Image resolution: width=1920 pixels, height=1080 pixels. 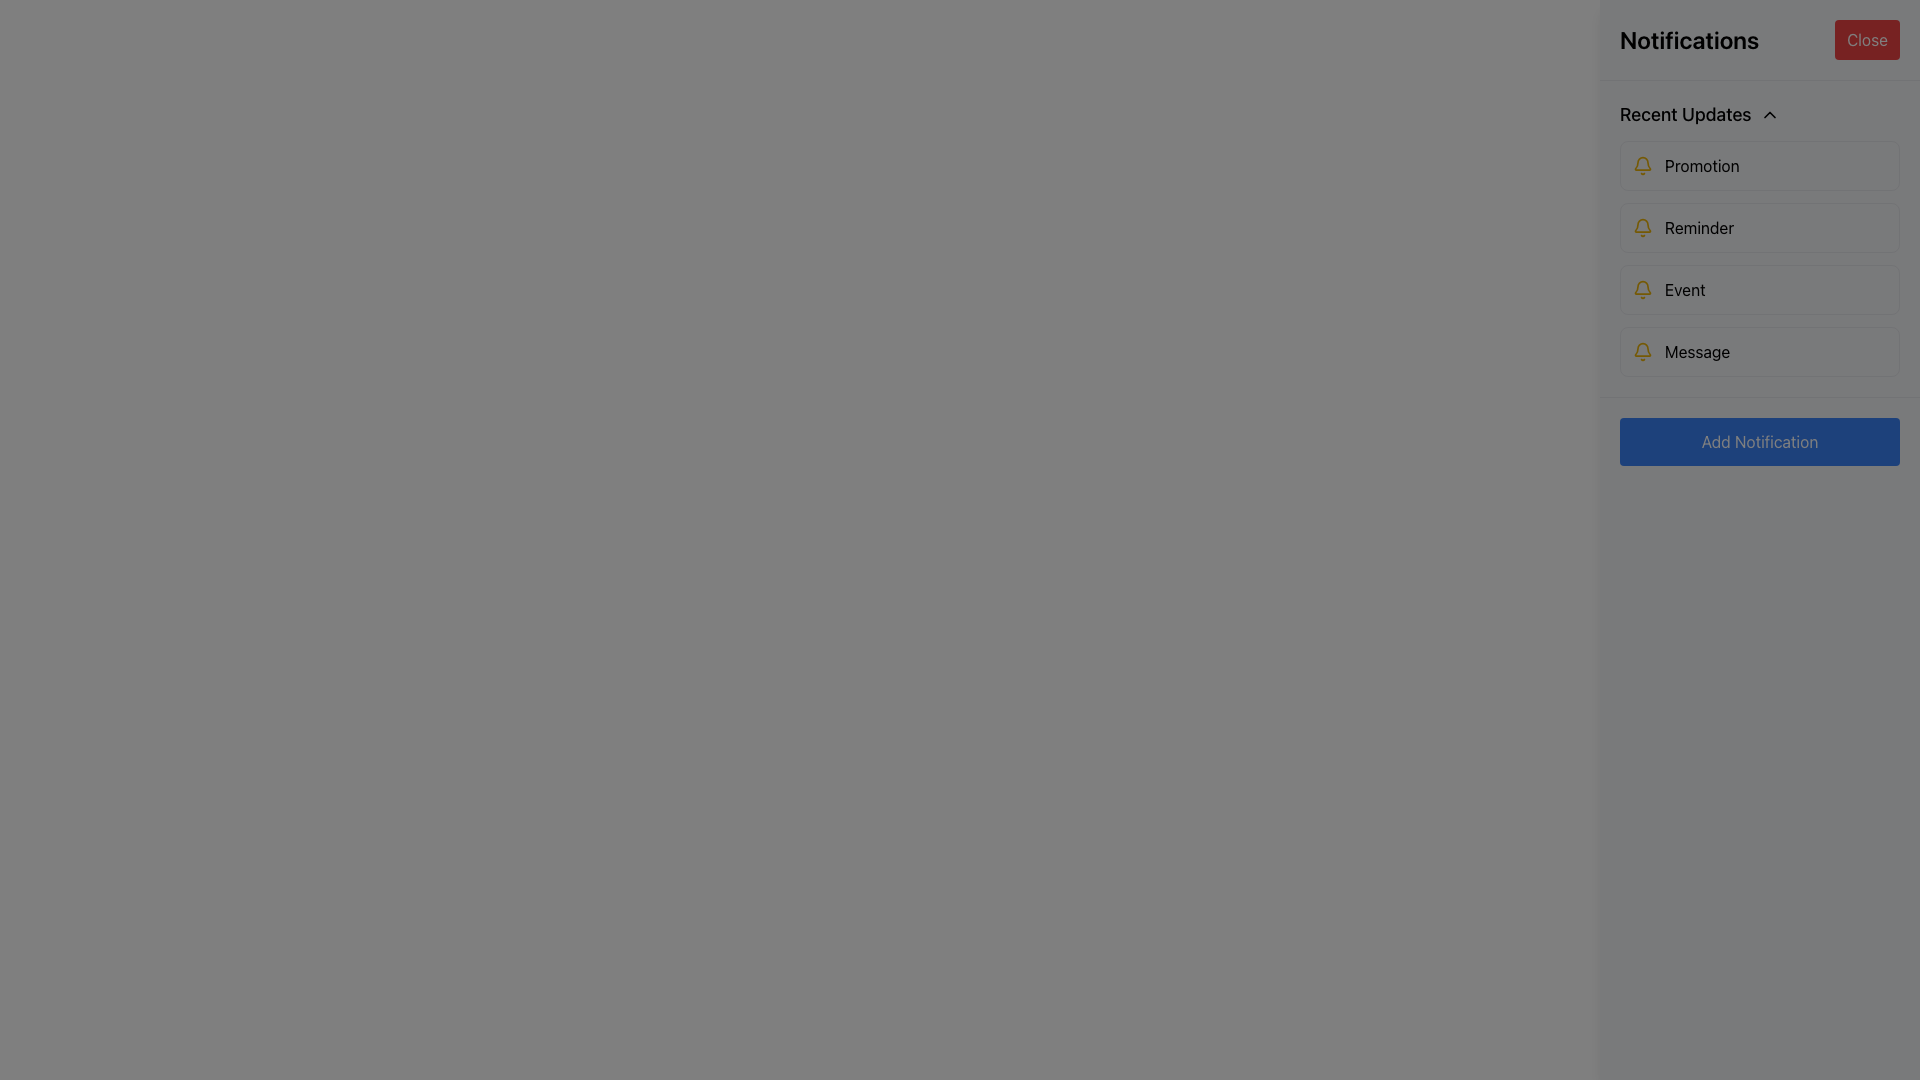 What do you see at coordinates (1760, 289) in the screenshot?
I see `the notification item labeled 'Event' in the notifications panel` at bounding box center [1760, 289].